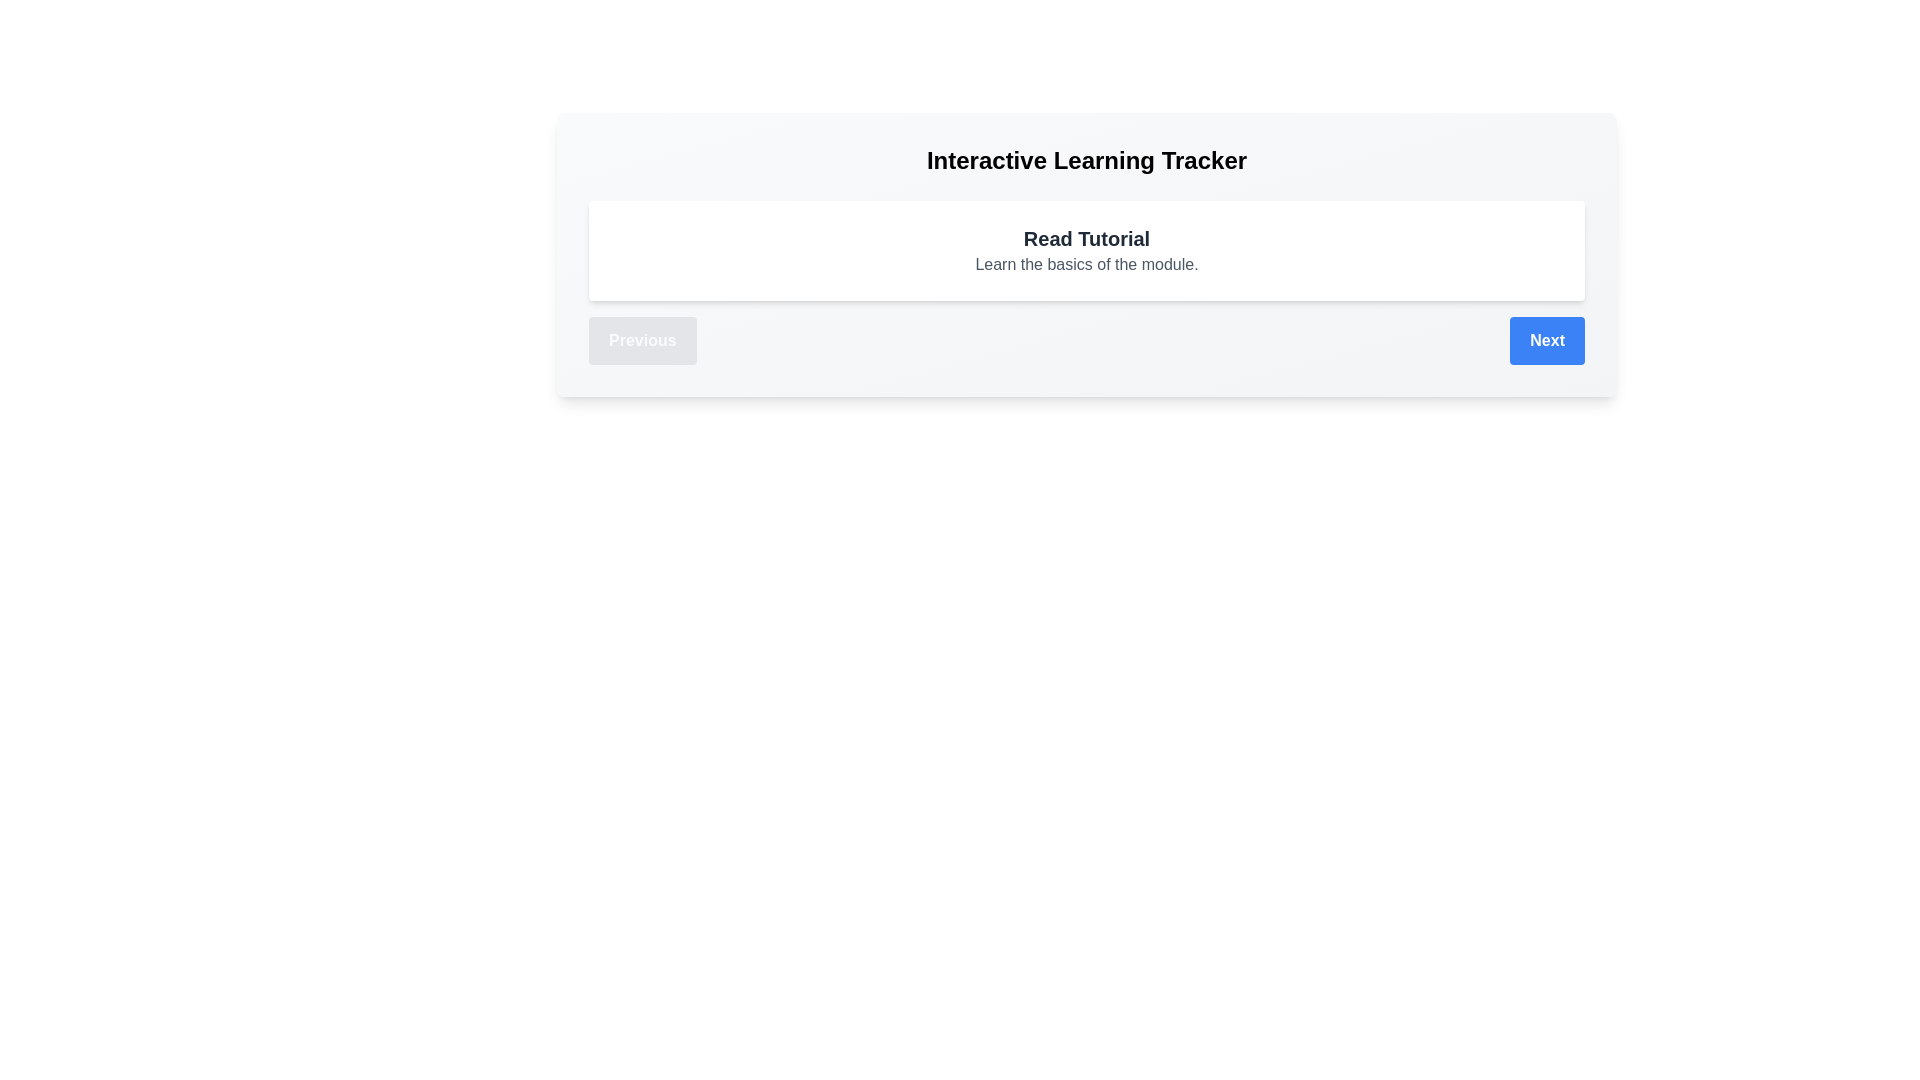 This screenshot has height=1080, width=1920. I want to click on the 'Read Tutorial' text to select it, so click(1085, 238).